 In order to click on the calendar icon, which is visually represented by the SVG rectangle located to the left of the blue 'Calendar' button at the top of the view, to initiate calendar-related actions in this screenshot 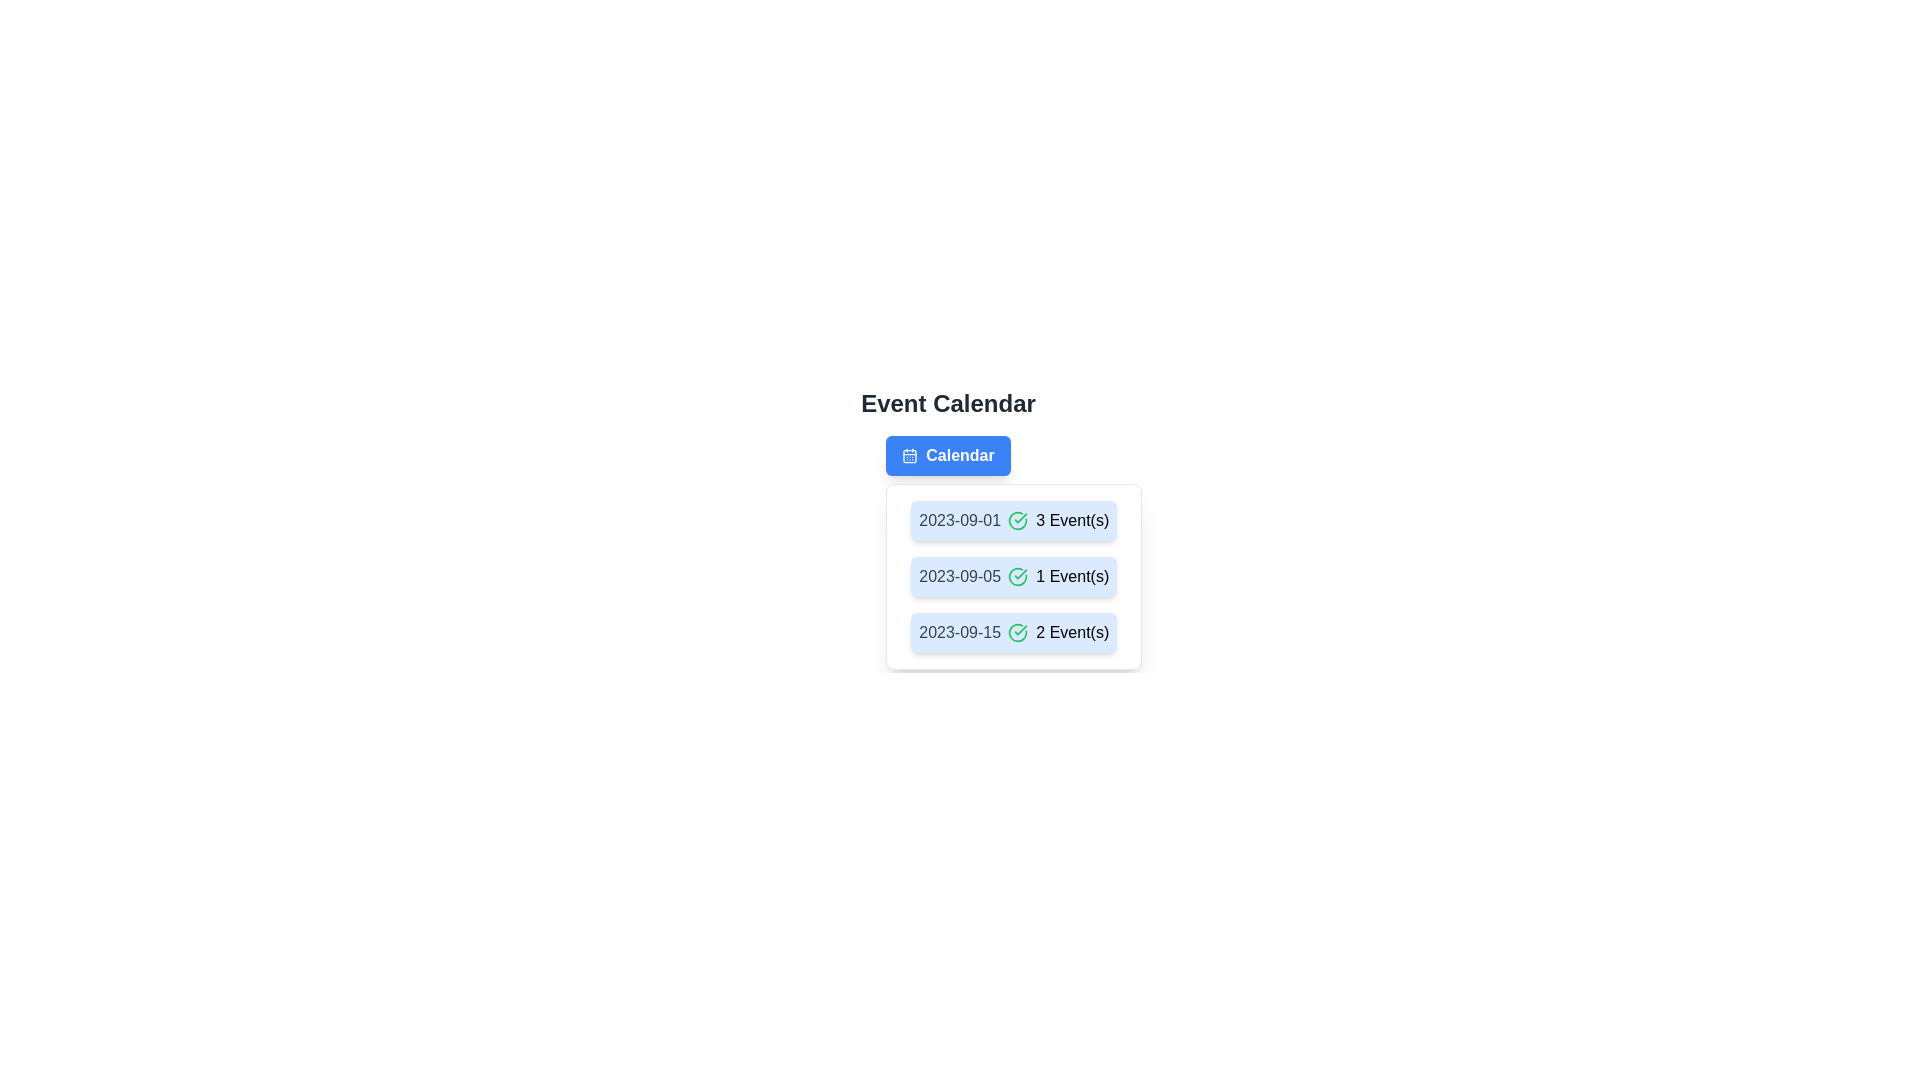, I will do `click(909, 456)`.